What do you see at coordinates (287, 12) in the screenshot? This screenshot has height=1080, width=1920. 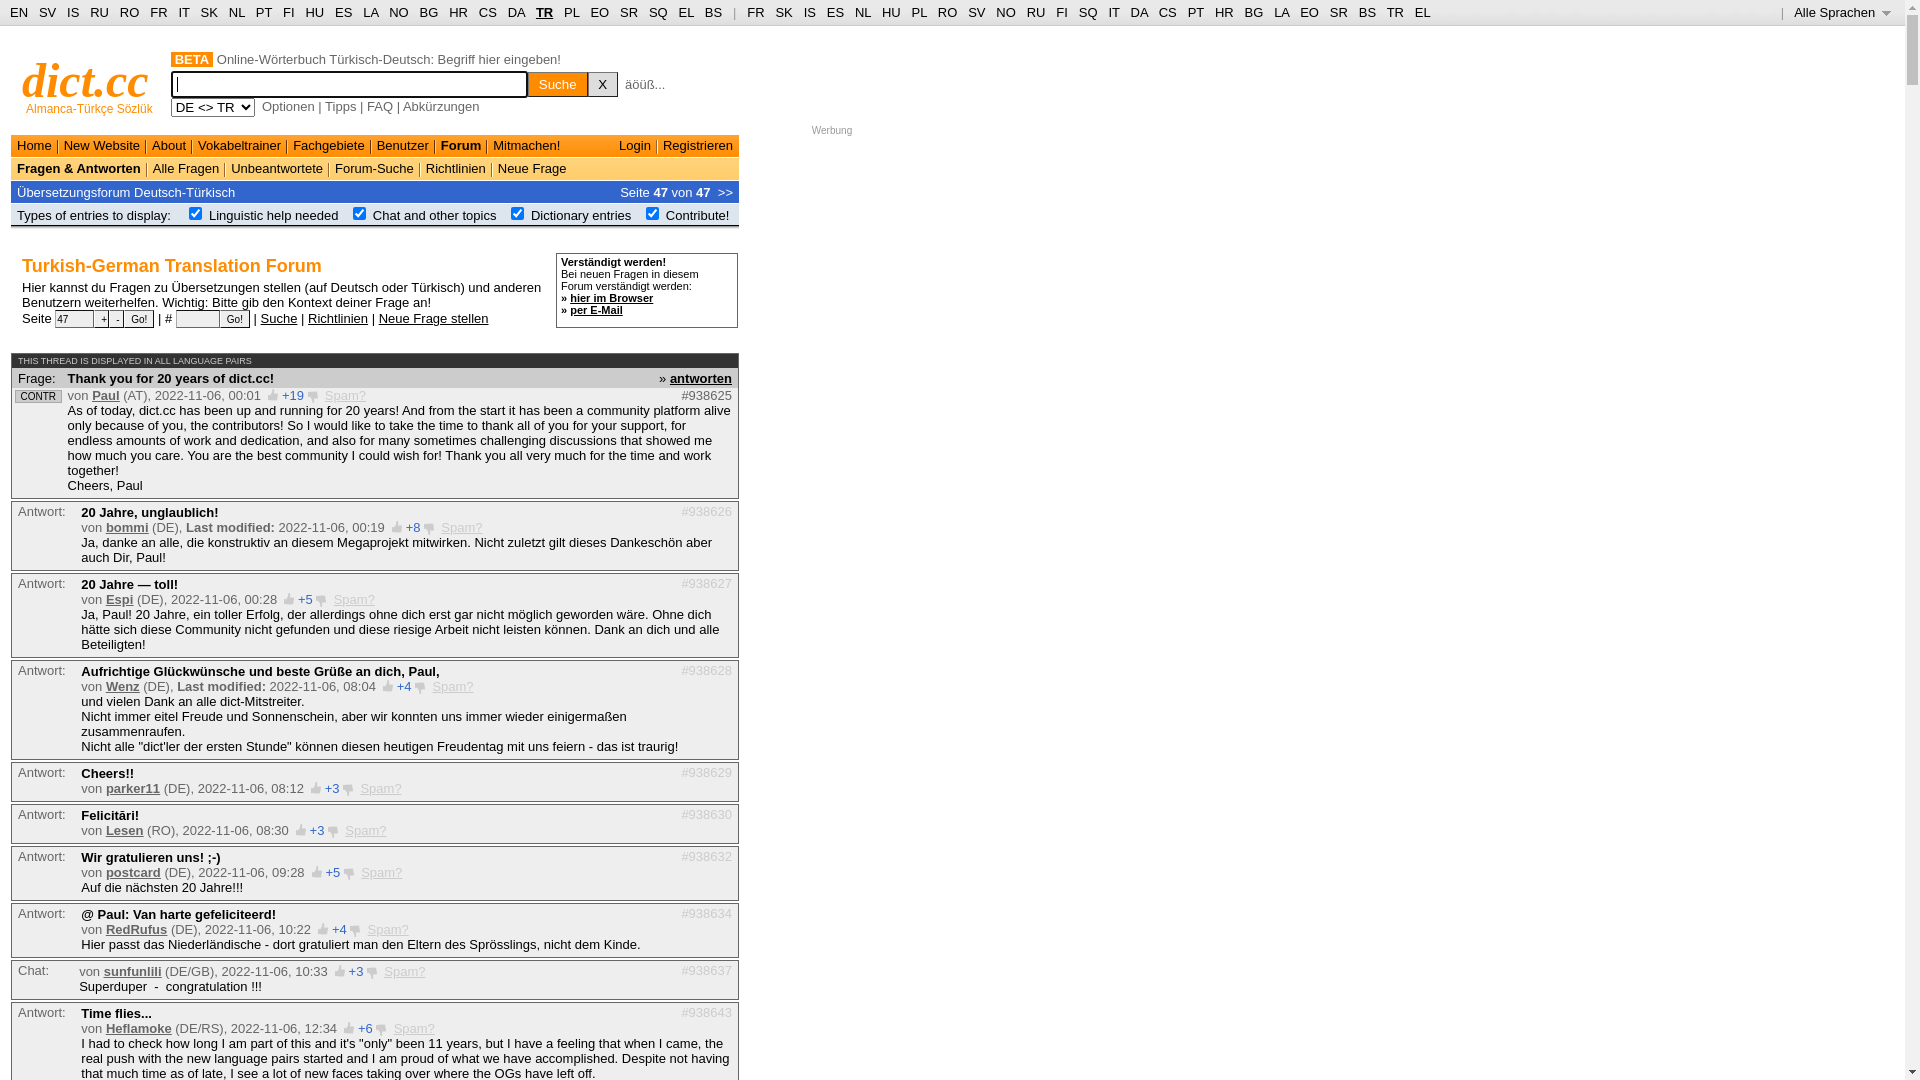 I see `'FI'` at bounding box center [287, 12].